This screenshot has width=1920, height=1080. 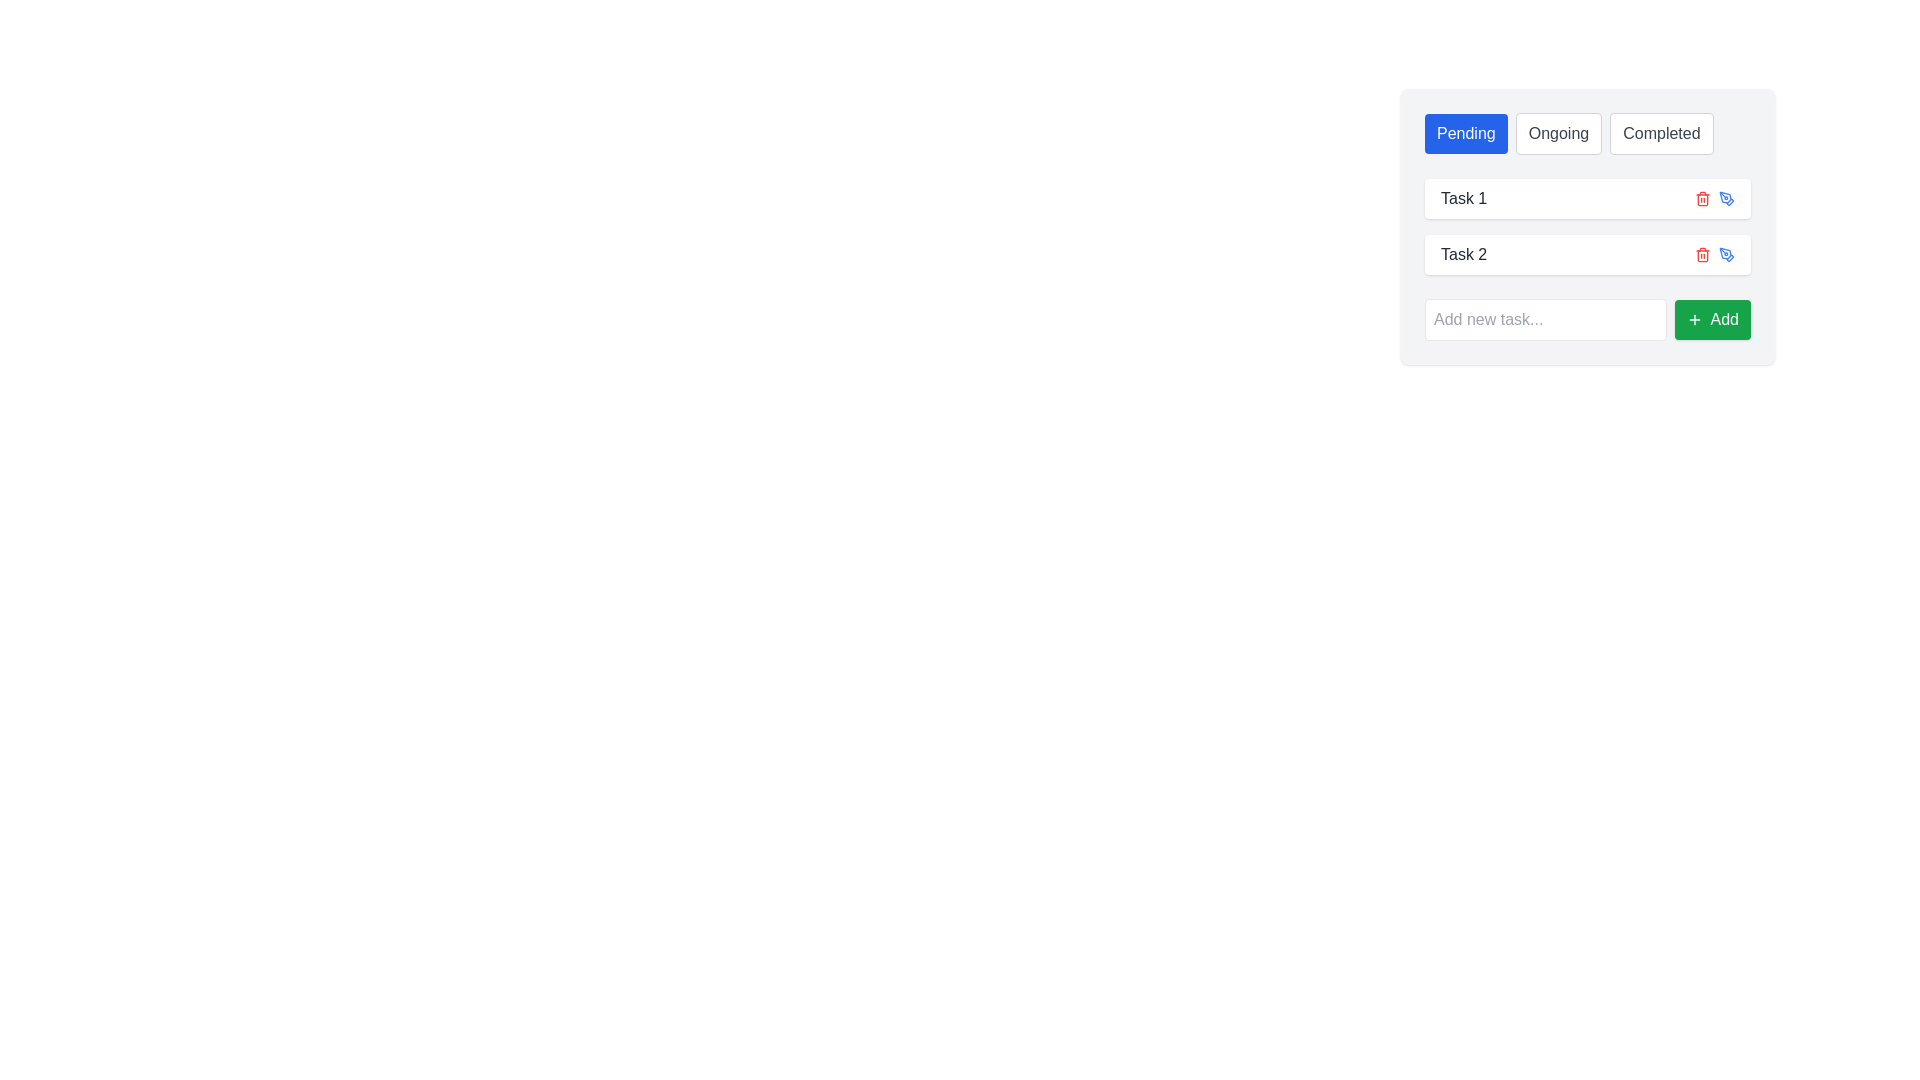 I want to click on the text of the task entry item named 'Task 1' for editing by clicking on it, so click(x=1587, y=199).